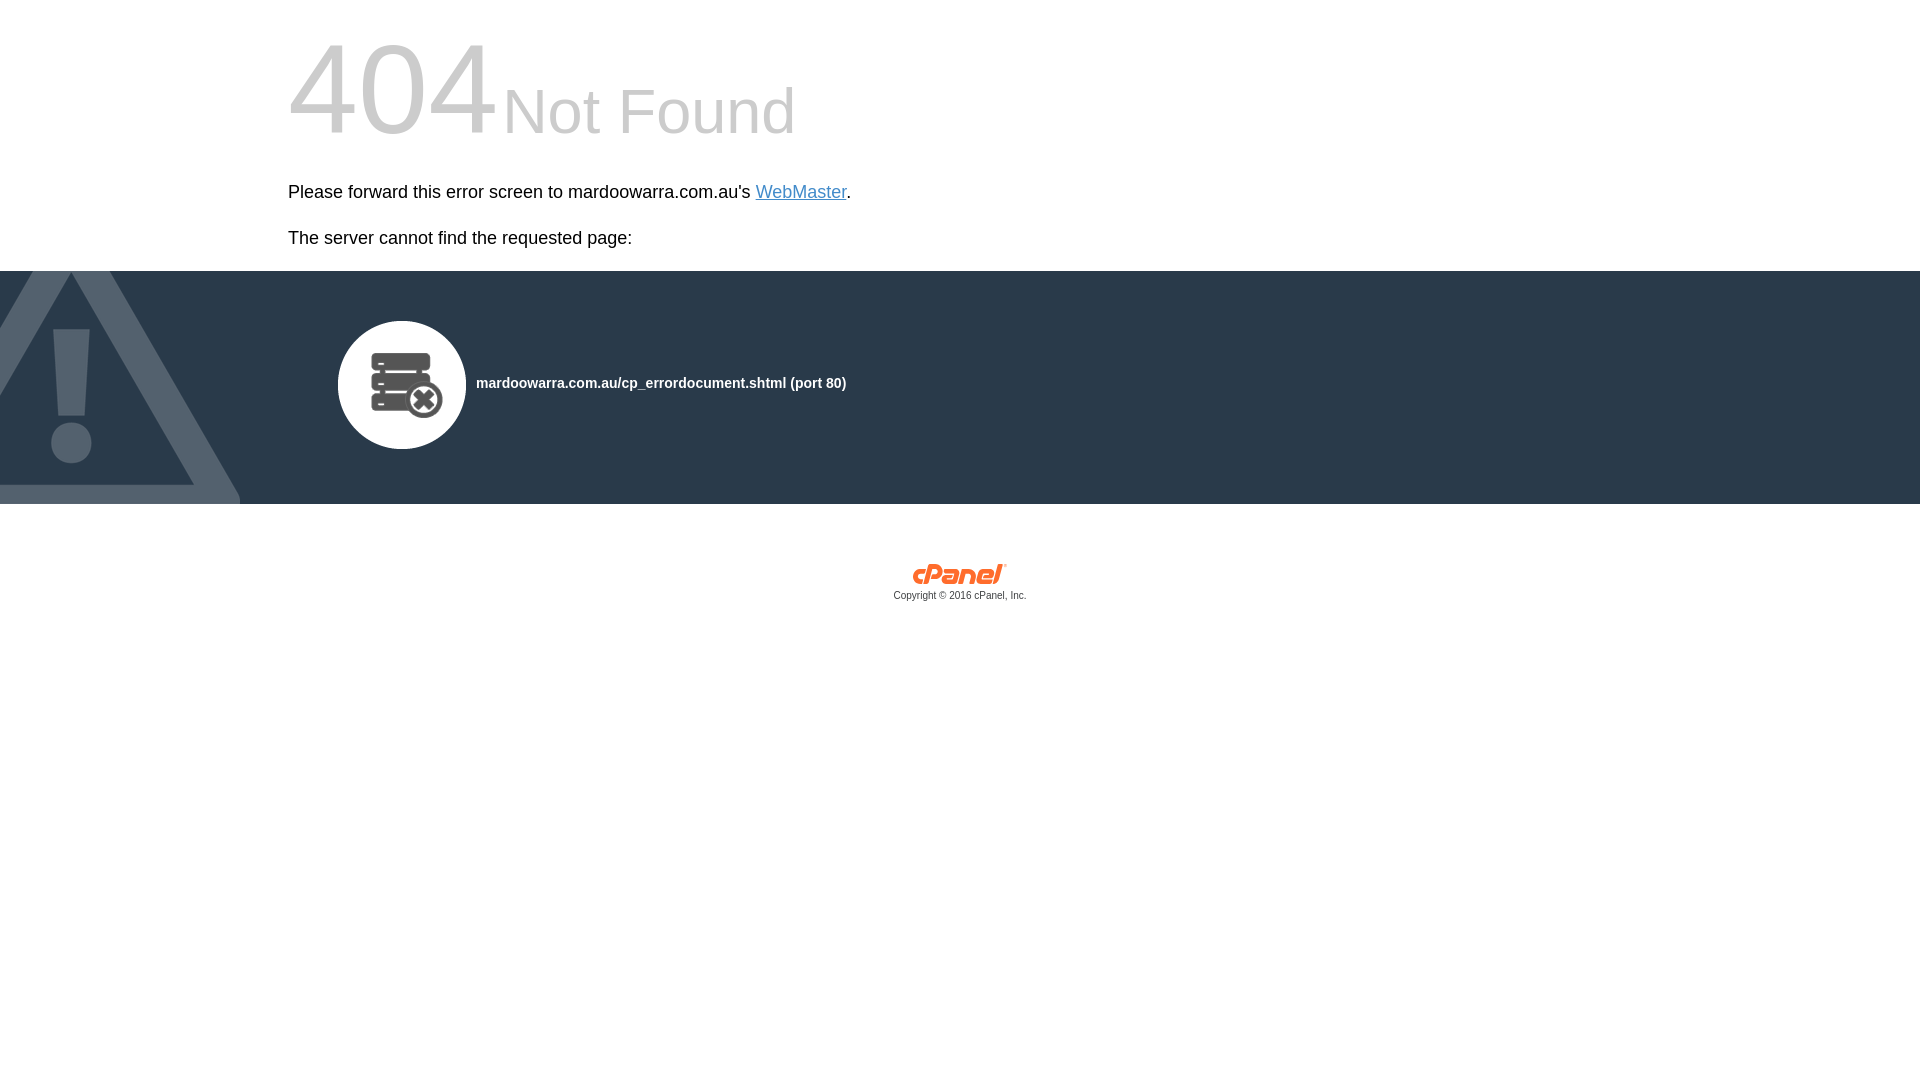  I want to click on 'WebMaster', so click(754, 192).